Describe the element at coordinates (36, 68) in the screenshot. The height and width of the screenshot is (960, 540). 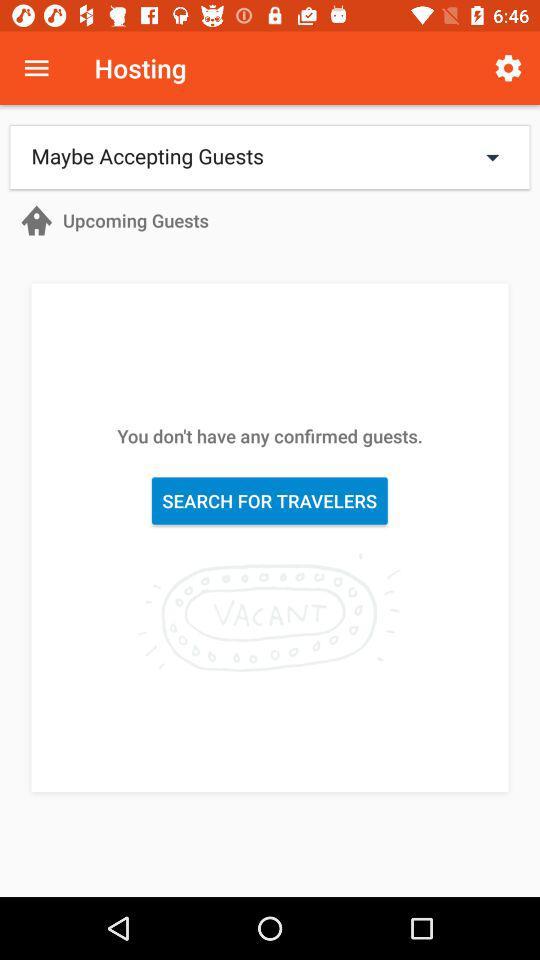
I see `the icon above maybe accepting guests icon` at that location.